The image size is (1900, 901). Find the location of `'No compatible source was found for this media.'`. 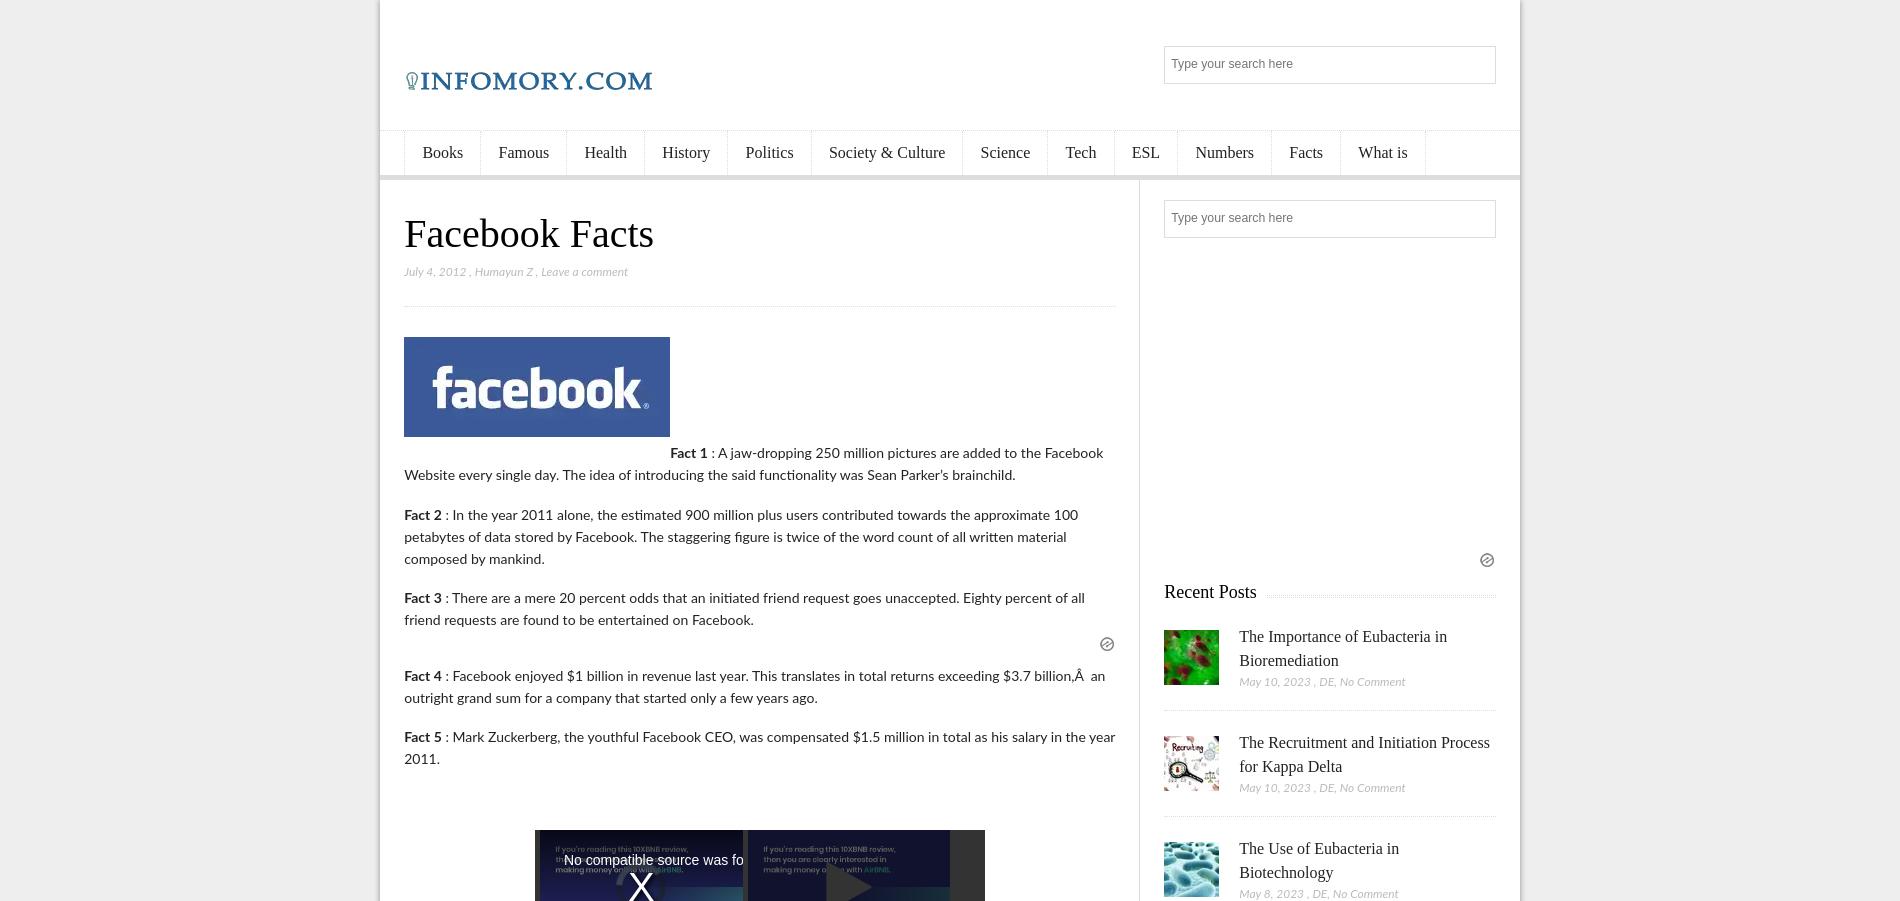

'No compatible source was found for this media.' is located at coordinates (710, 859).